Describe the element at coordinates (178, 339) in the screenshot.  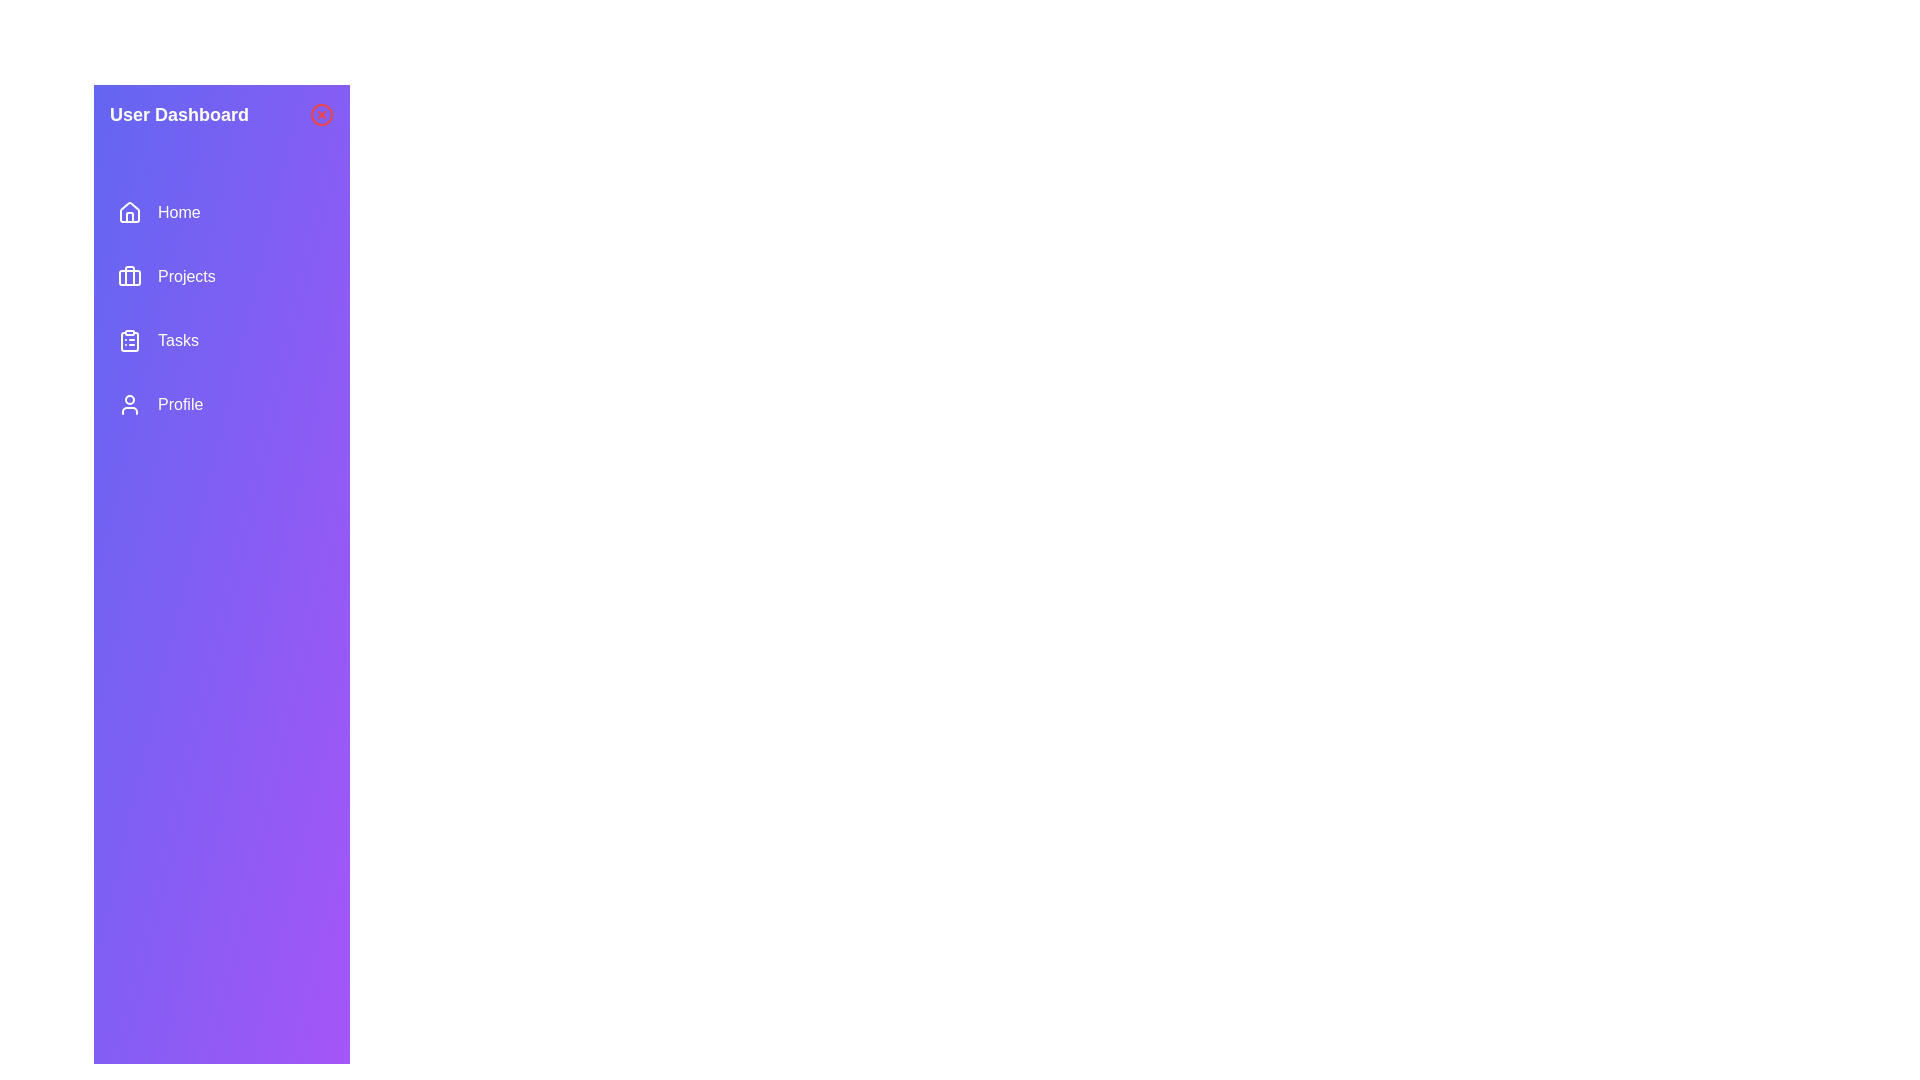
I see `the 'Tasks' text label located in the navigation menu, which is the third item in a vertical list, aligned next to a clipboard icon` at that location.